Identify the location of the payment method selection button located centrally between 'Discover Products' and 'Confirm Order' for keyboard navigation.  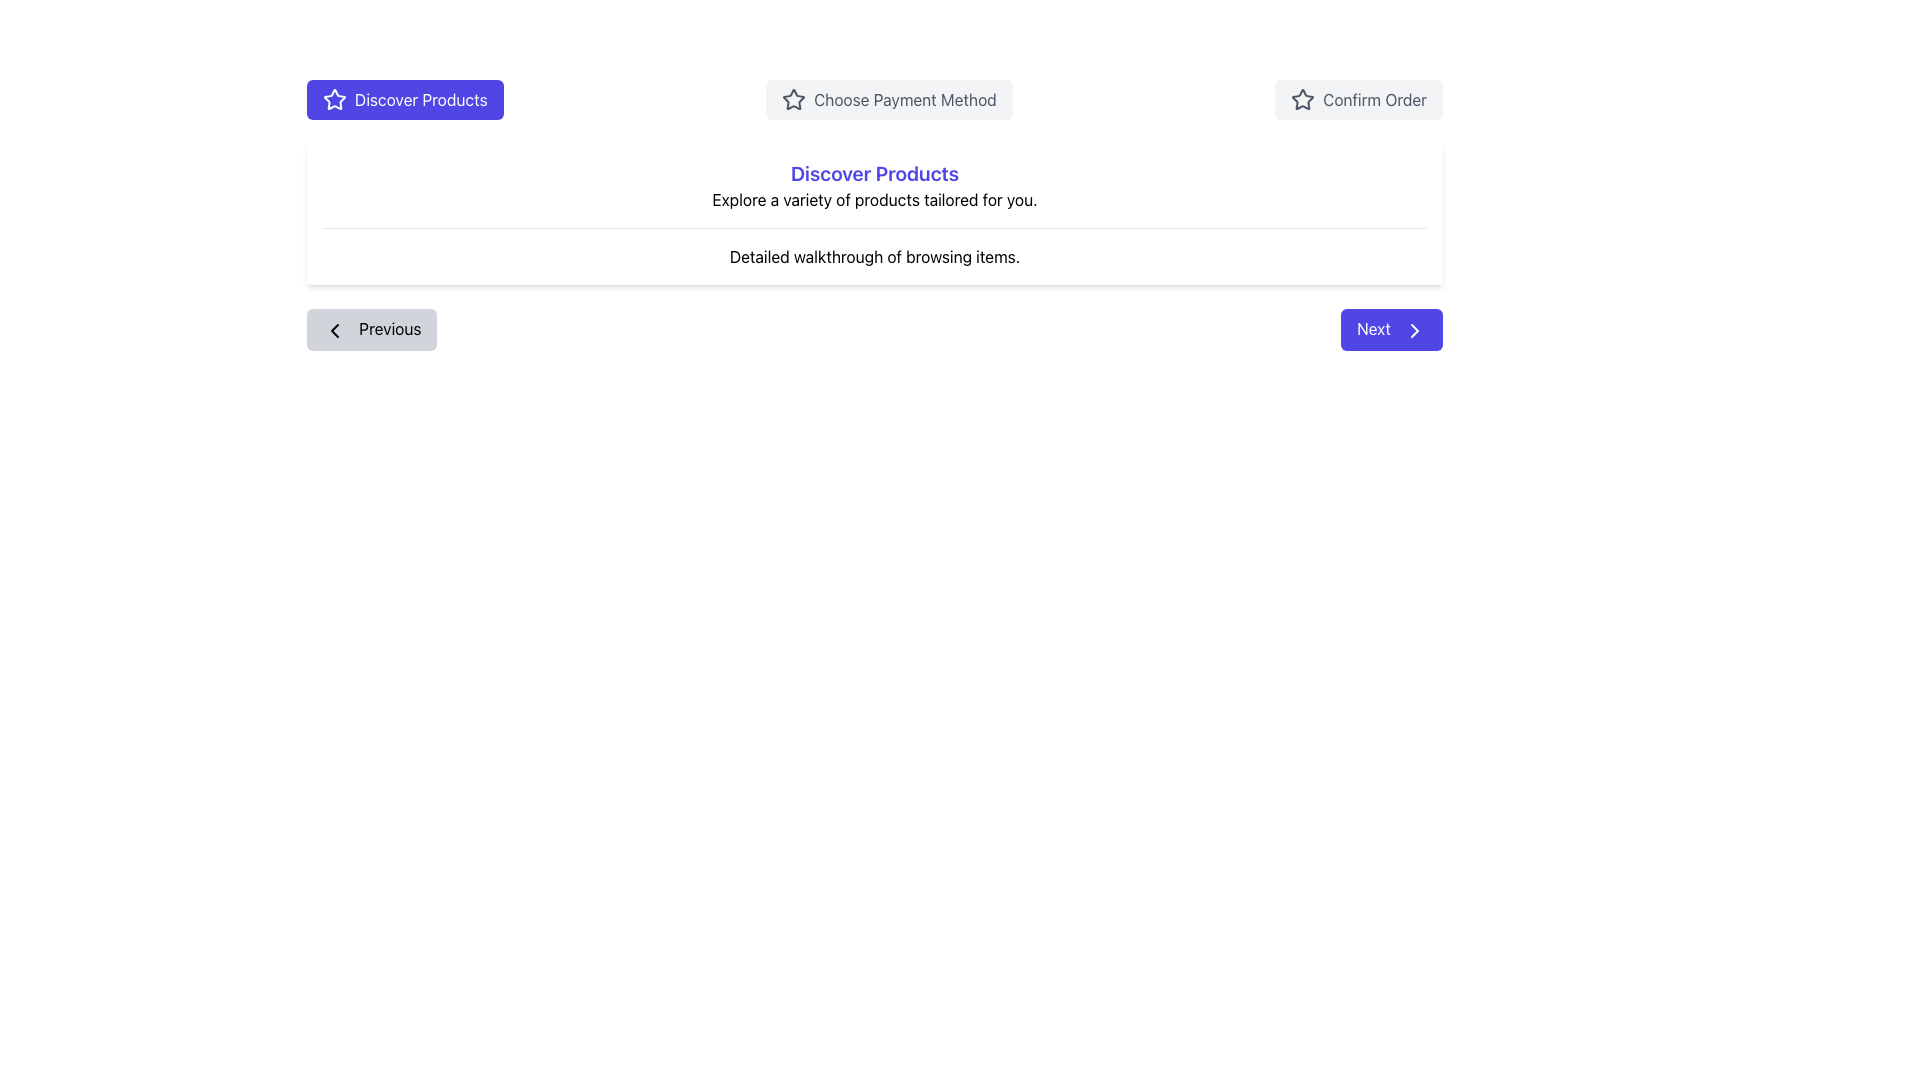
(888, 100).